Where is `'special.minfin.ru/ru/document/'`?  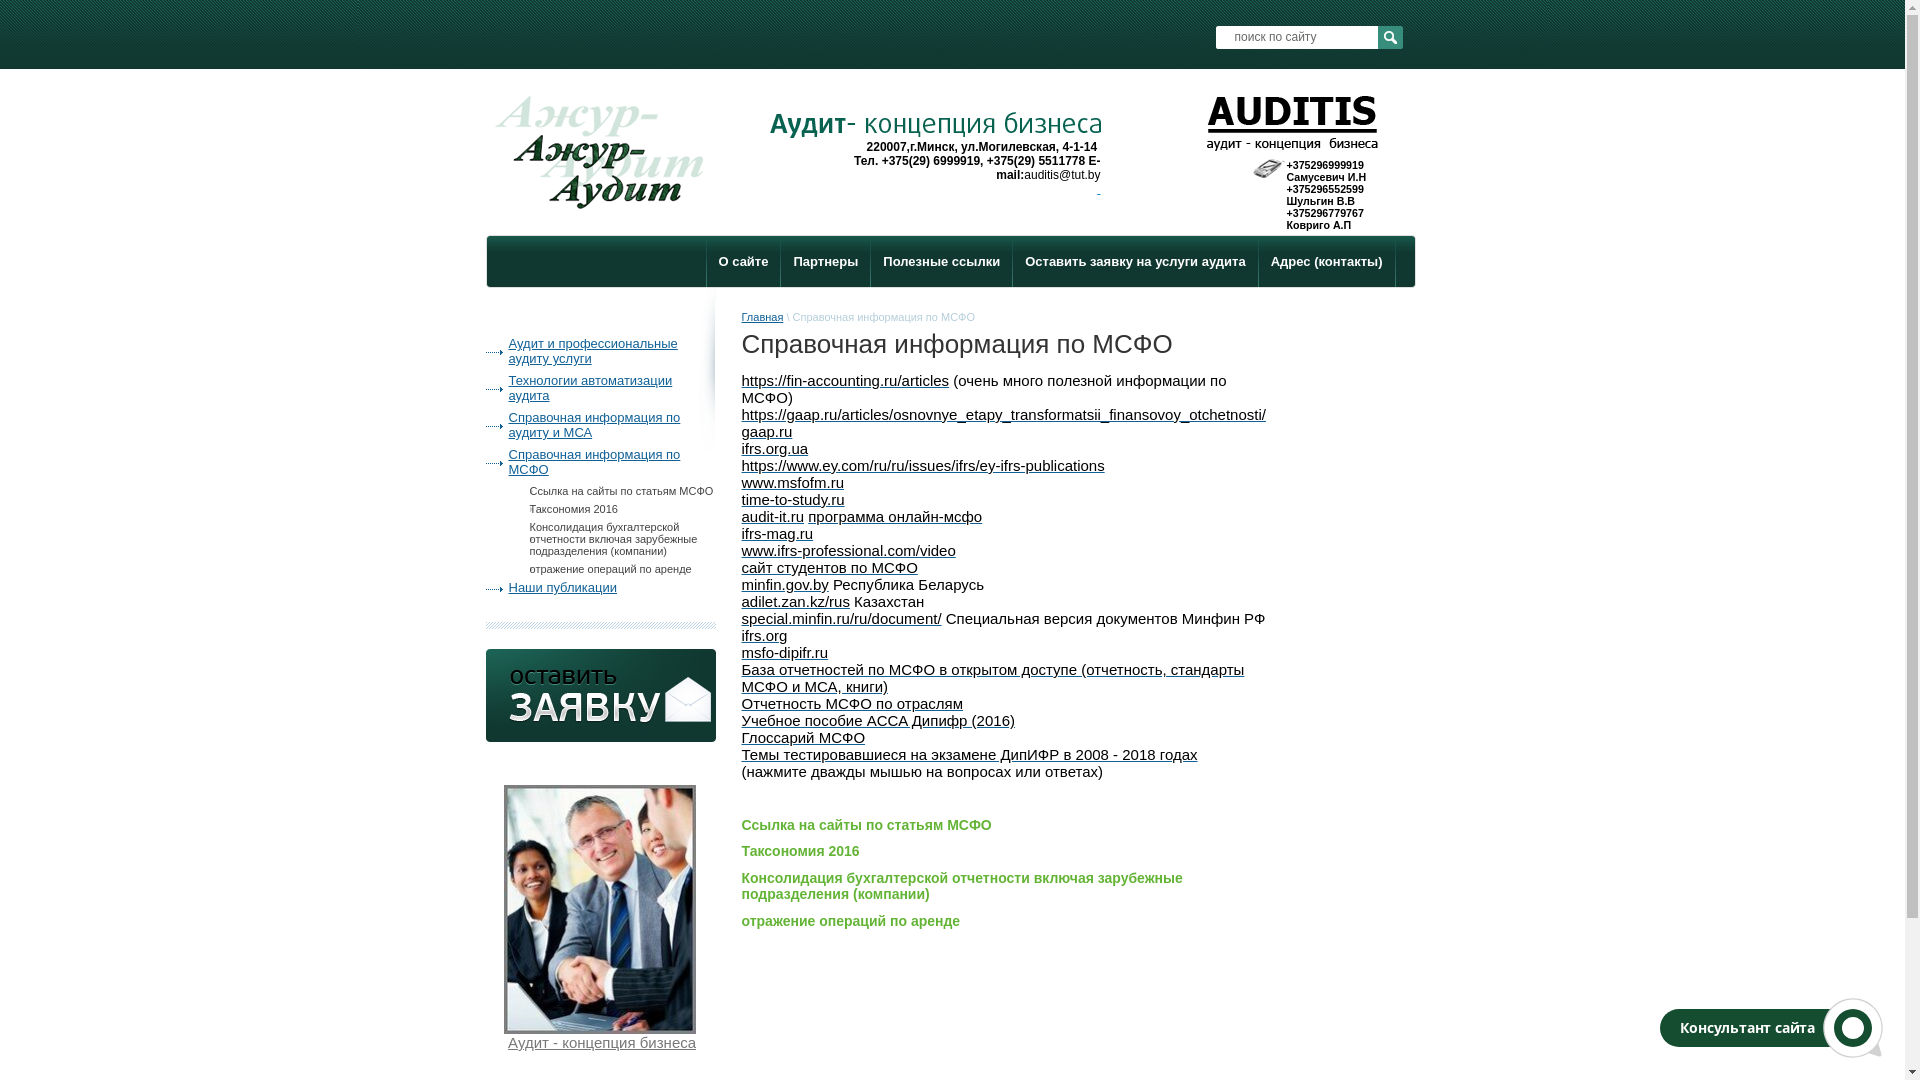 'special.minfin.ru/ru/document/' is located at coordinates (841, 617).